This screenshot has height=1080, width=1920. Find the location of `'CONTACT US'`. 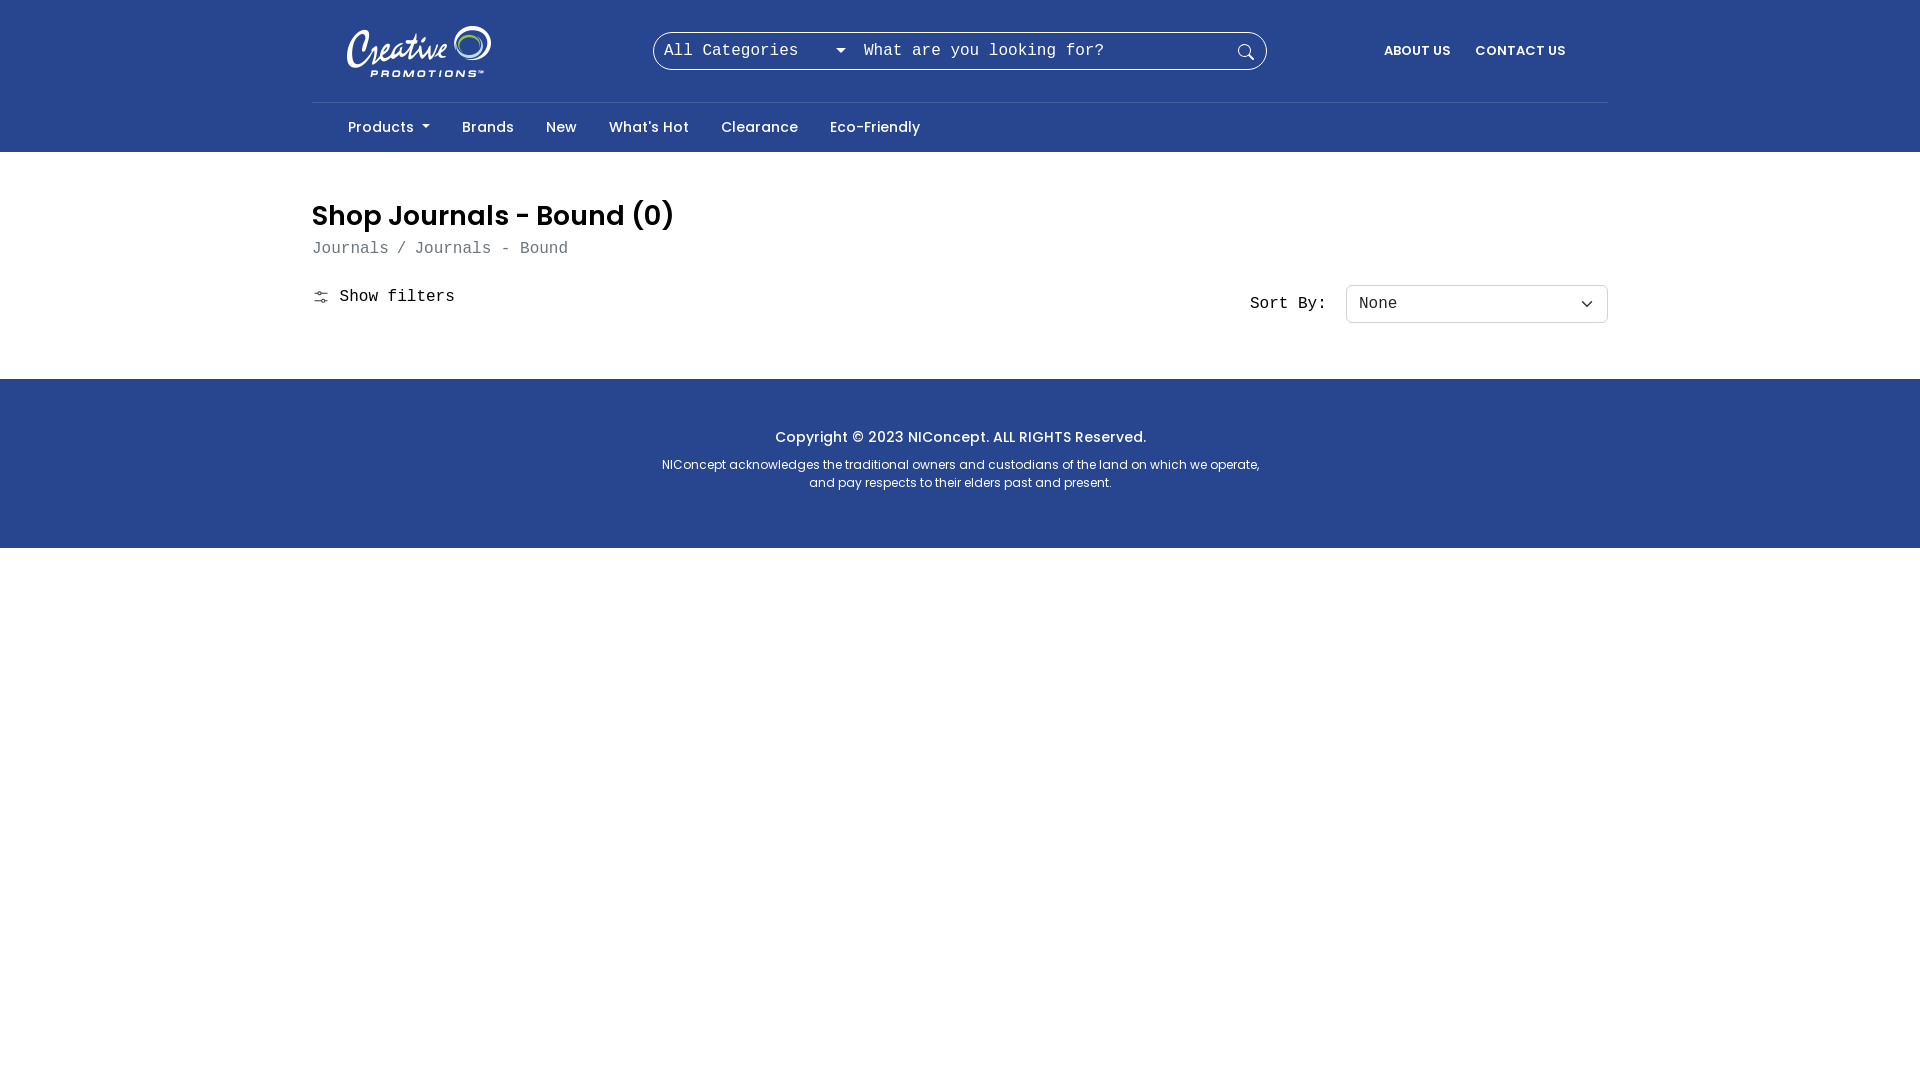

'CONTACT US' is located at coordinates (1520, 49).